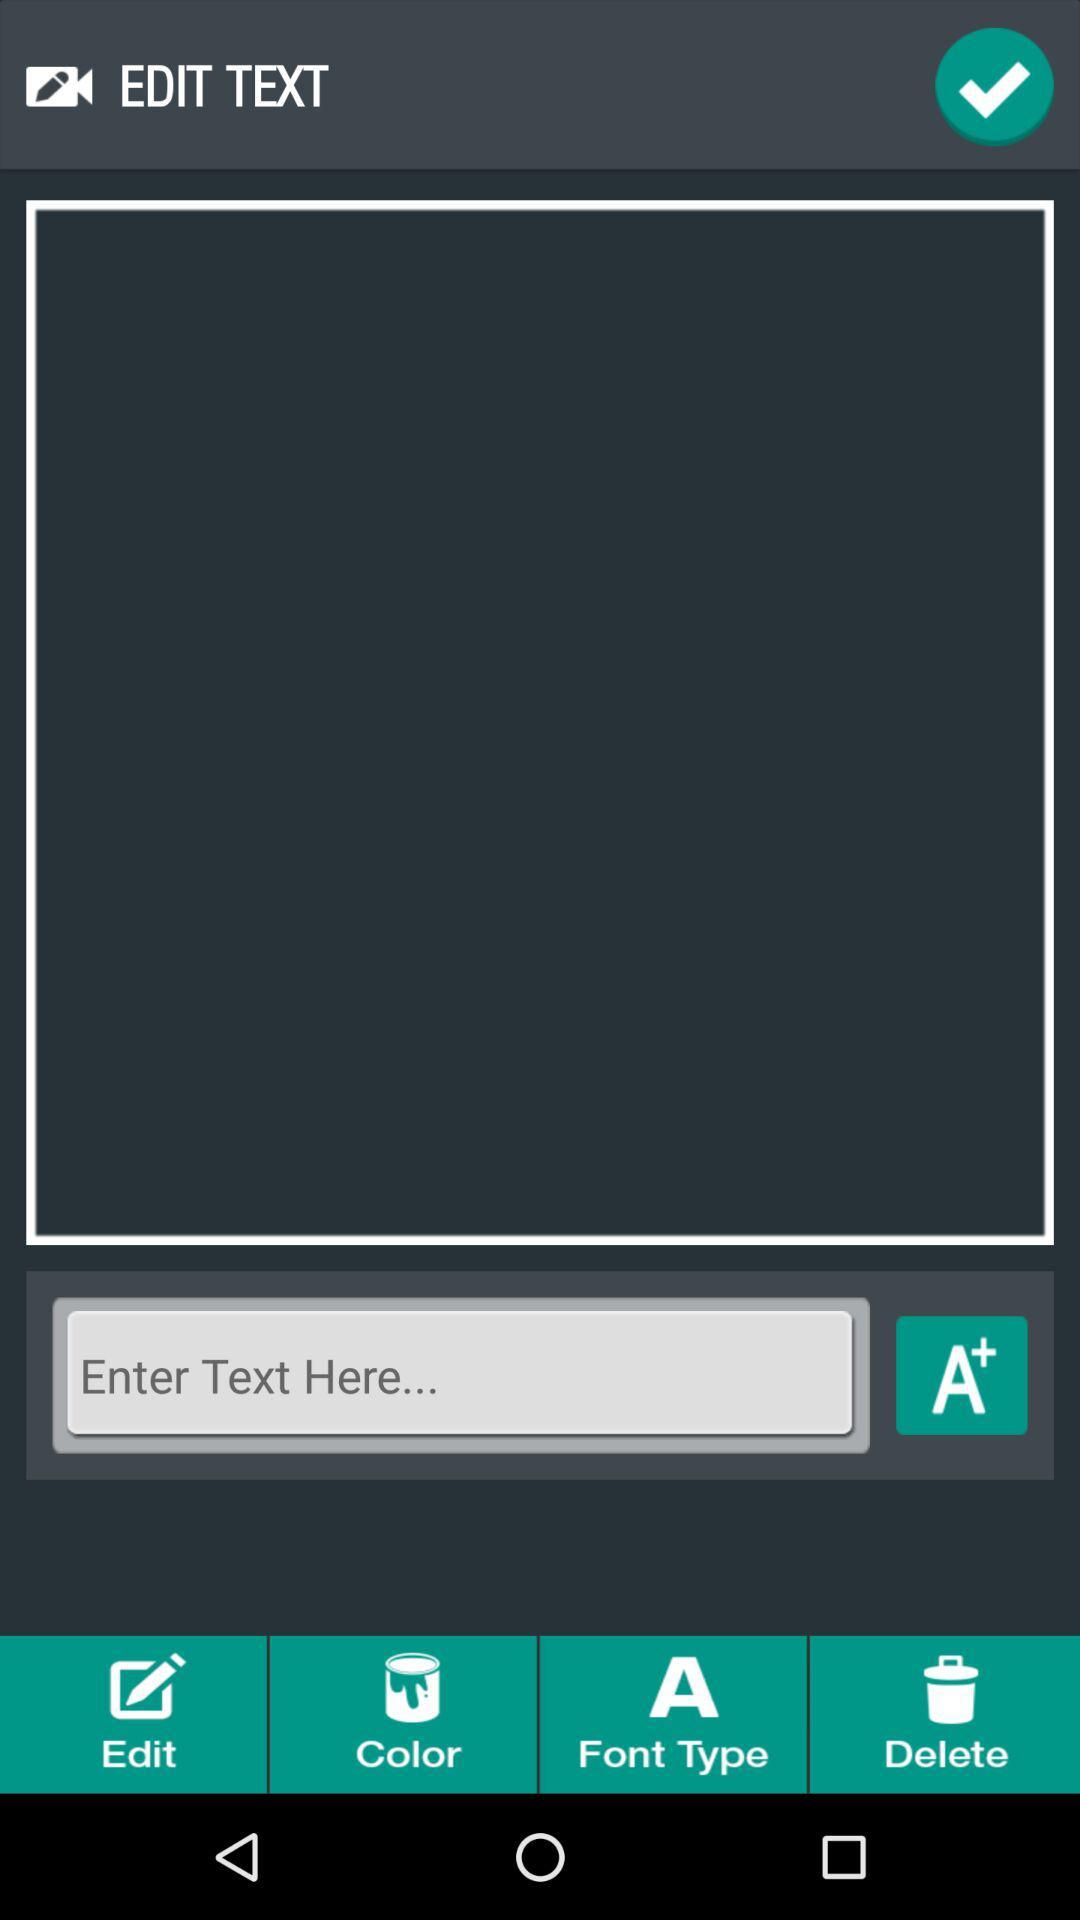 Image resolution: width=1080 pixels, height=1920 pixels. Describe the element at coordinates (461, 1374) in the screenshot. I see `text` at that location.